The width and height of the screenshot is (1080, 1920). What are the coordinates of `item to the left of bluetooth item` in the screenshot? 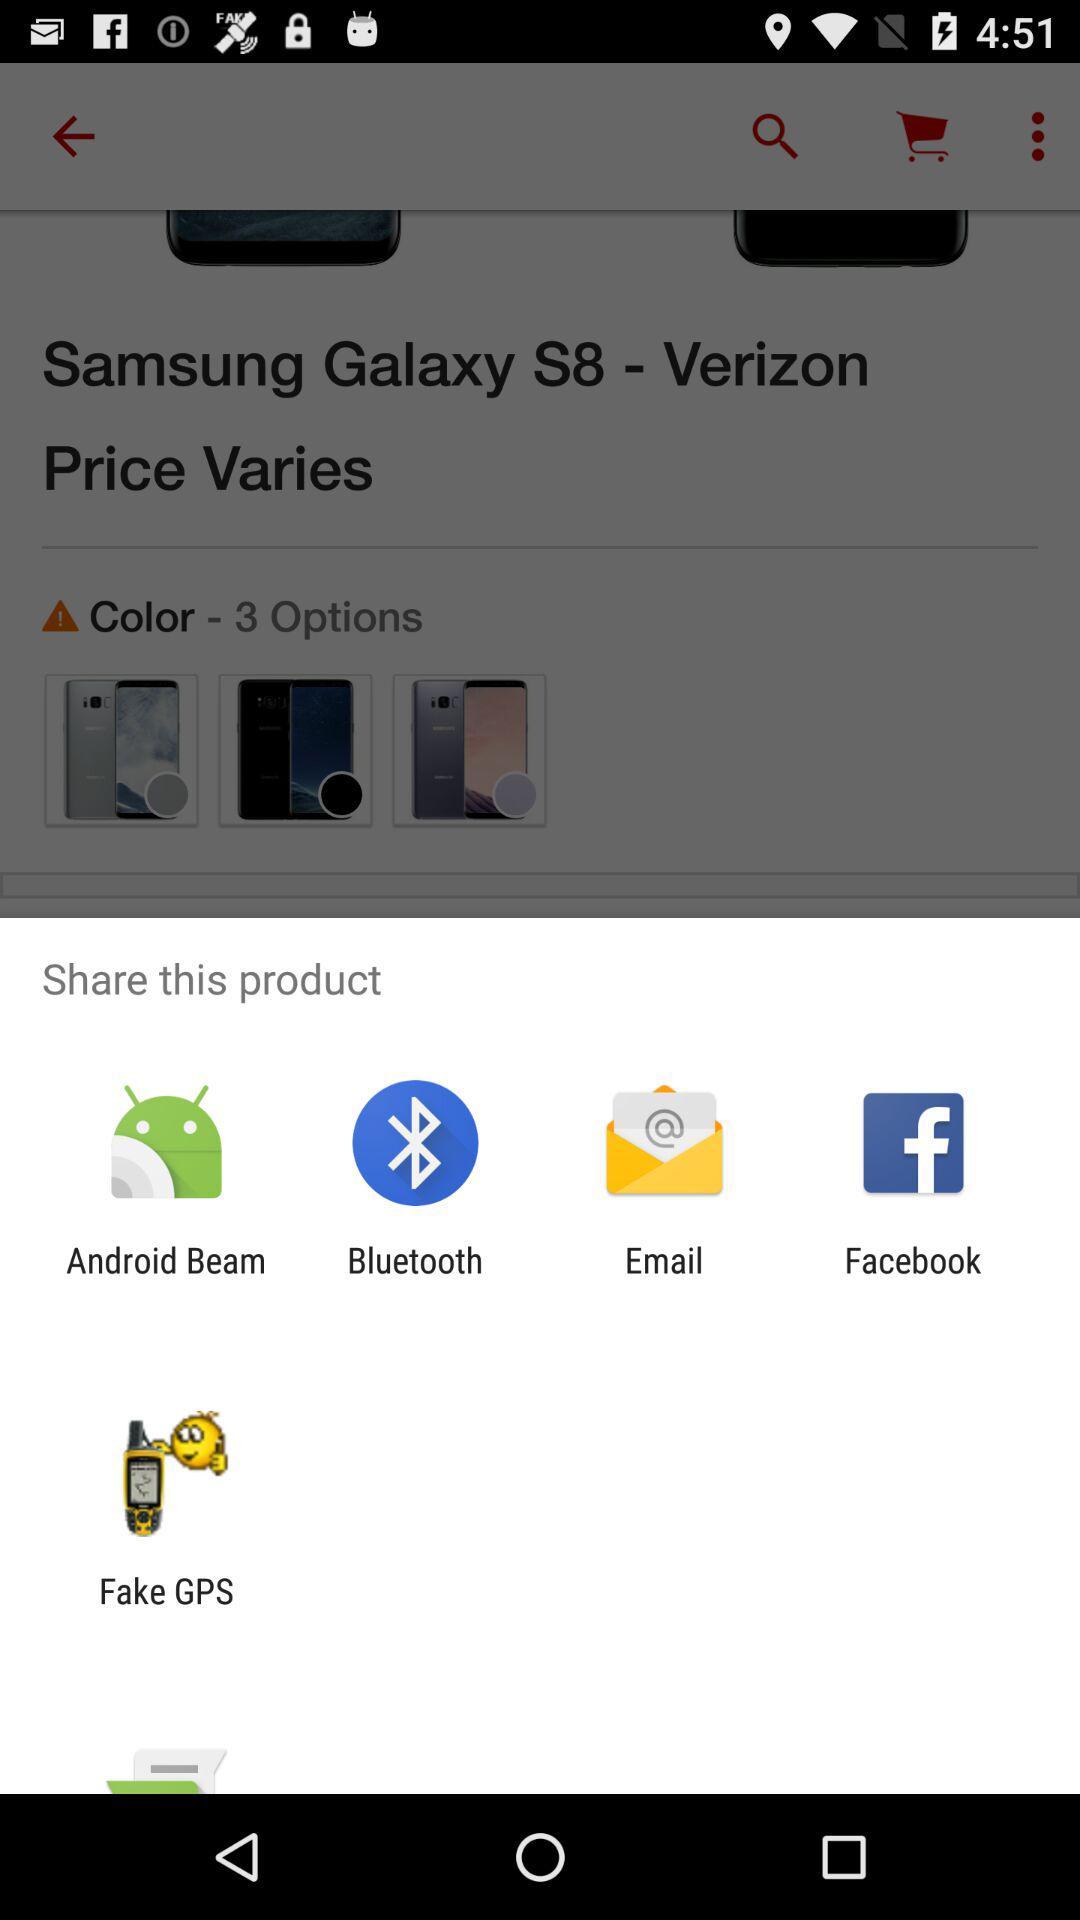 It's located at (165, 1281).